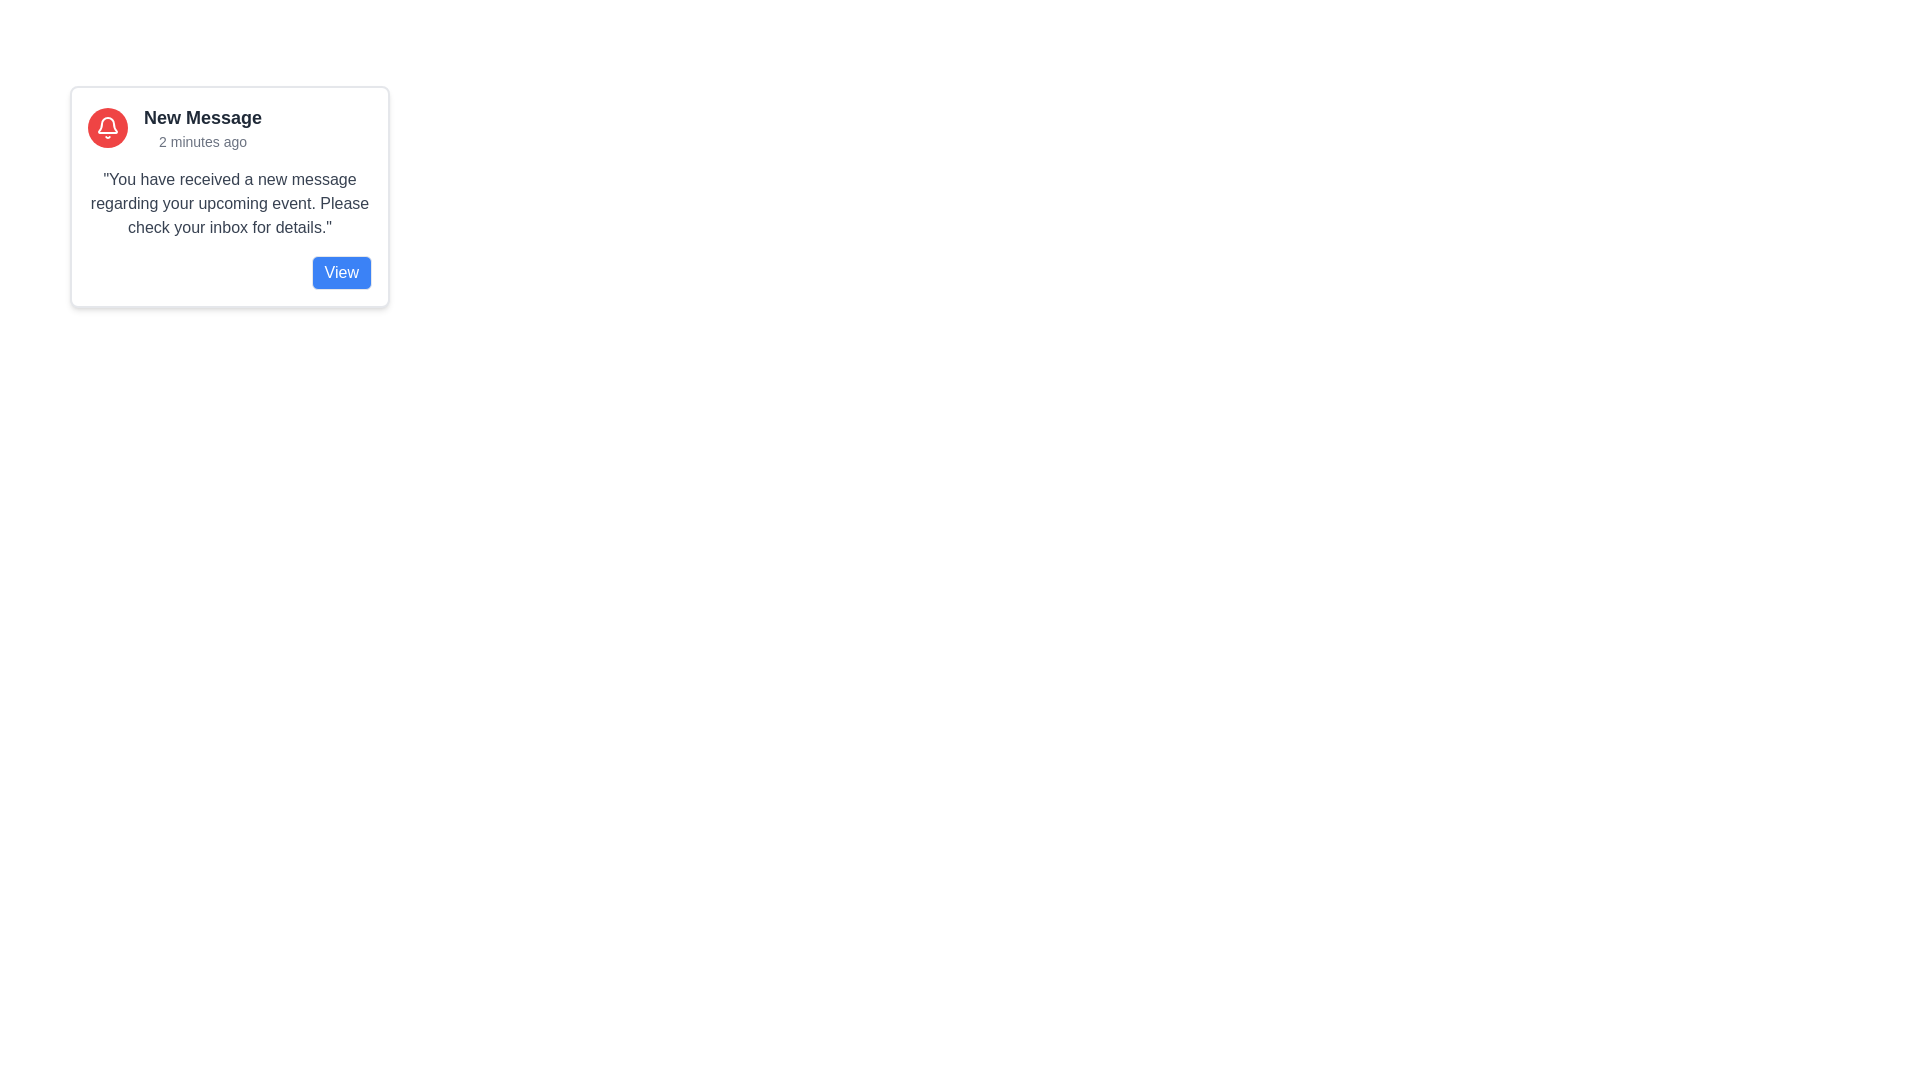 Image resolution: width=1920 pixels, height=1080 pixels. I want to click on the notification title and time text that displays 'New Message' and '2 minutes ago', located immediately to the right of the red circular notification icon, so click(202, 127).